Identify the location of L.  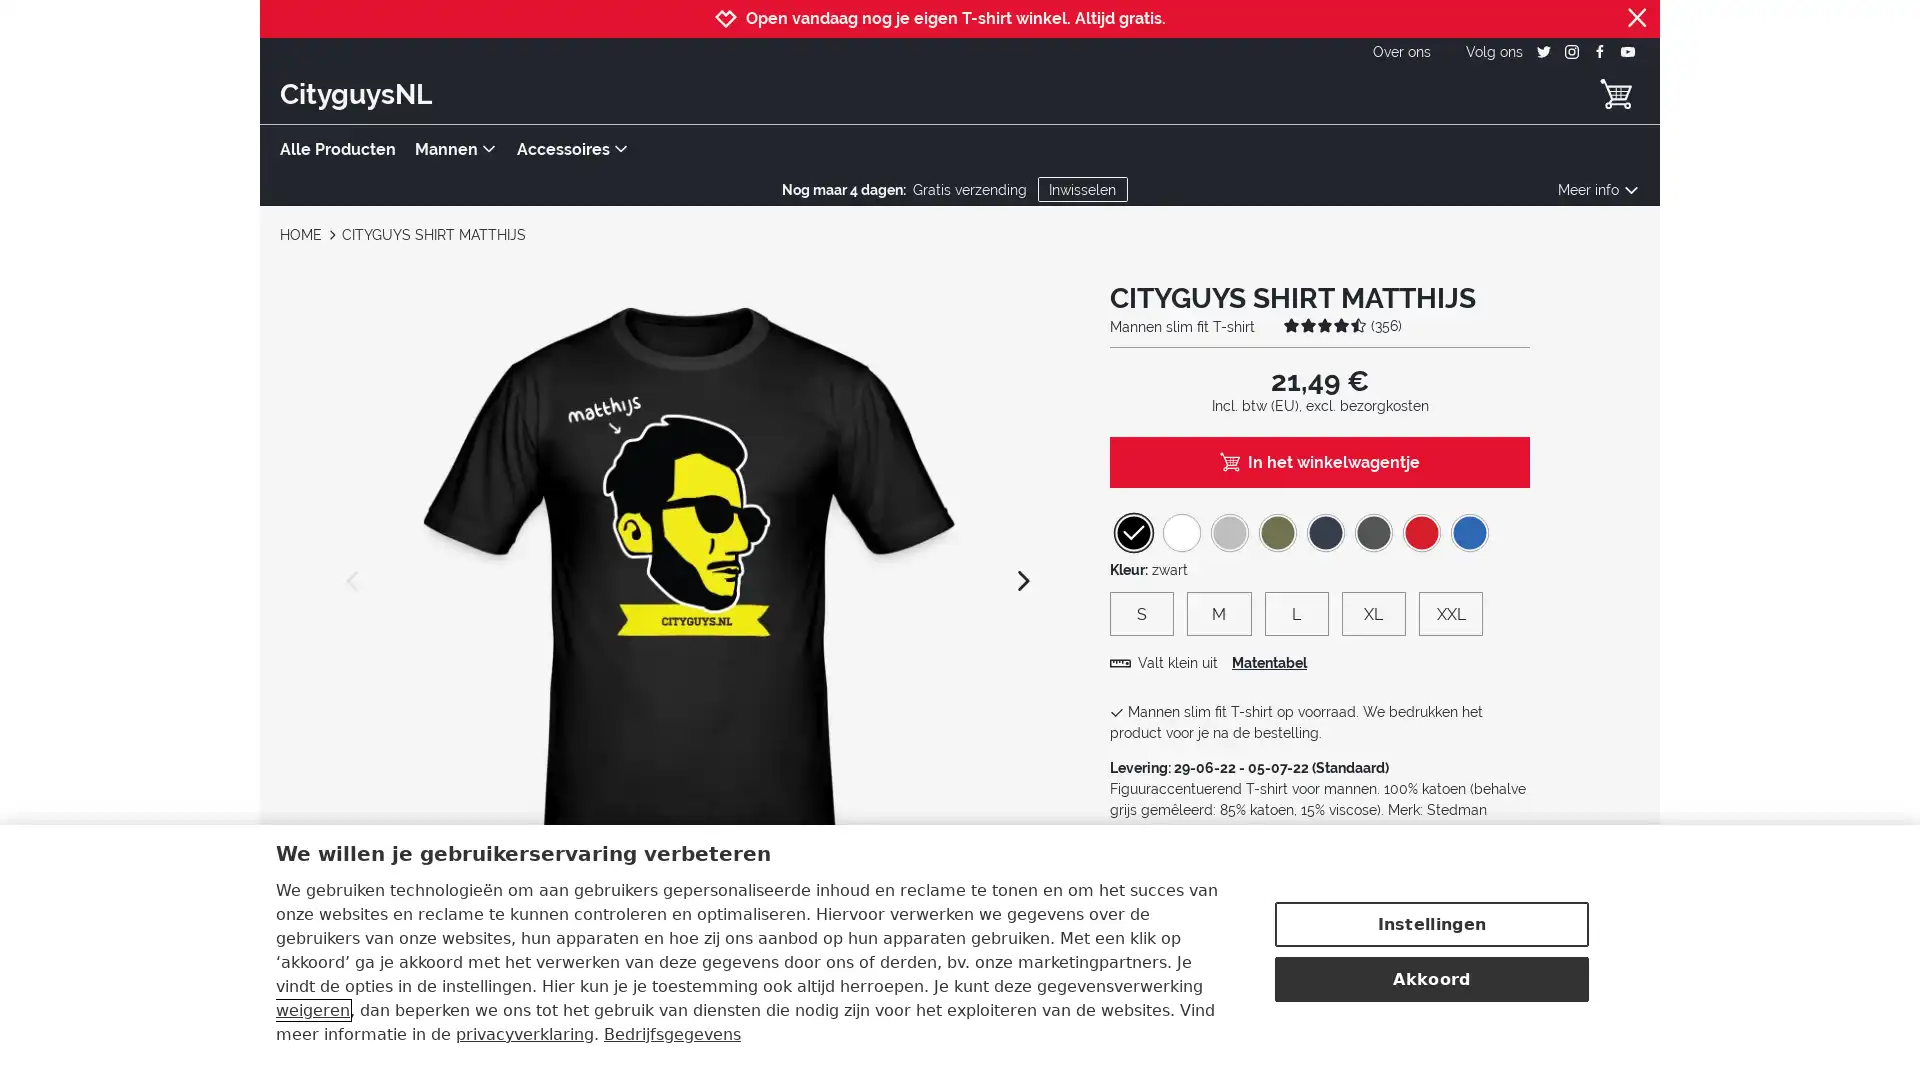
(1296, 612).